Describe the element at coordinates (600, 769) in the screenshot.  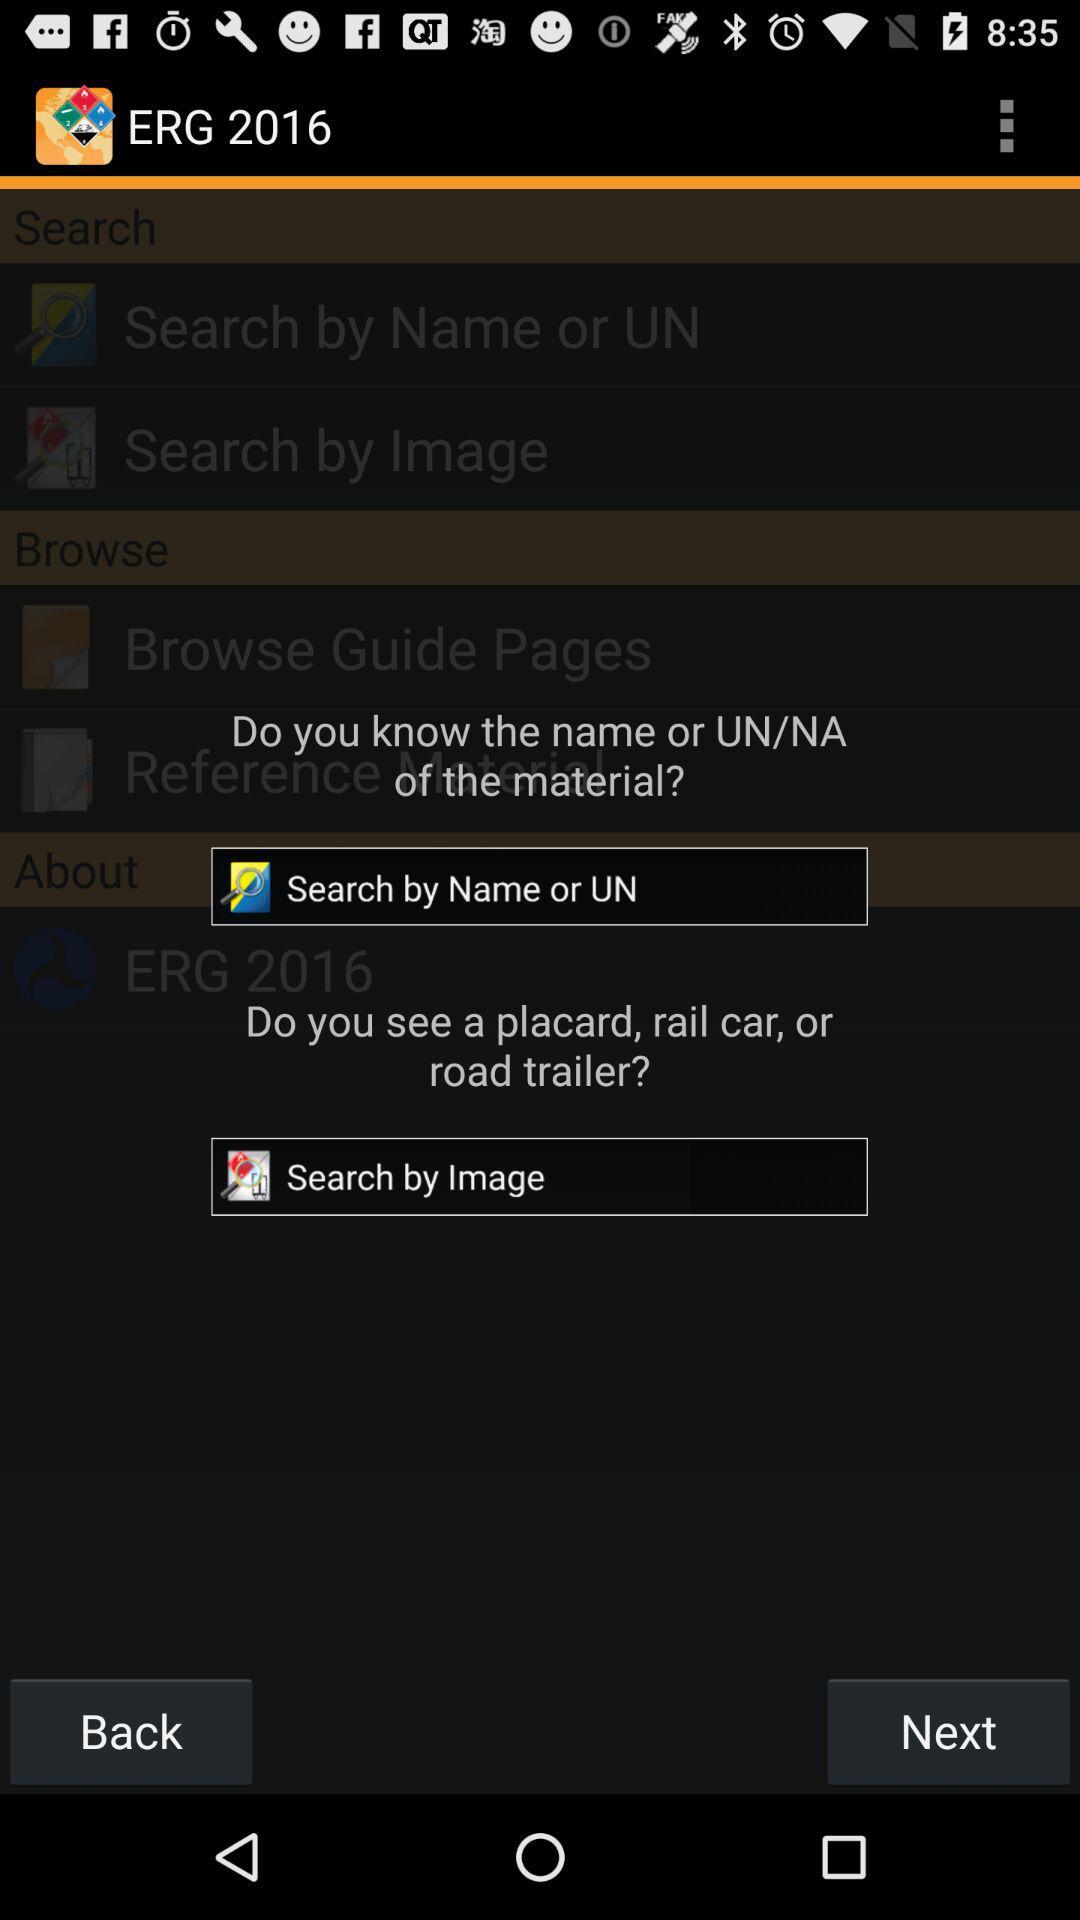
I see `icon above about app` at that location.